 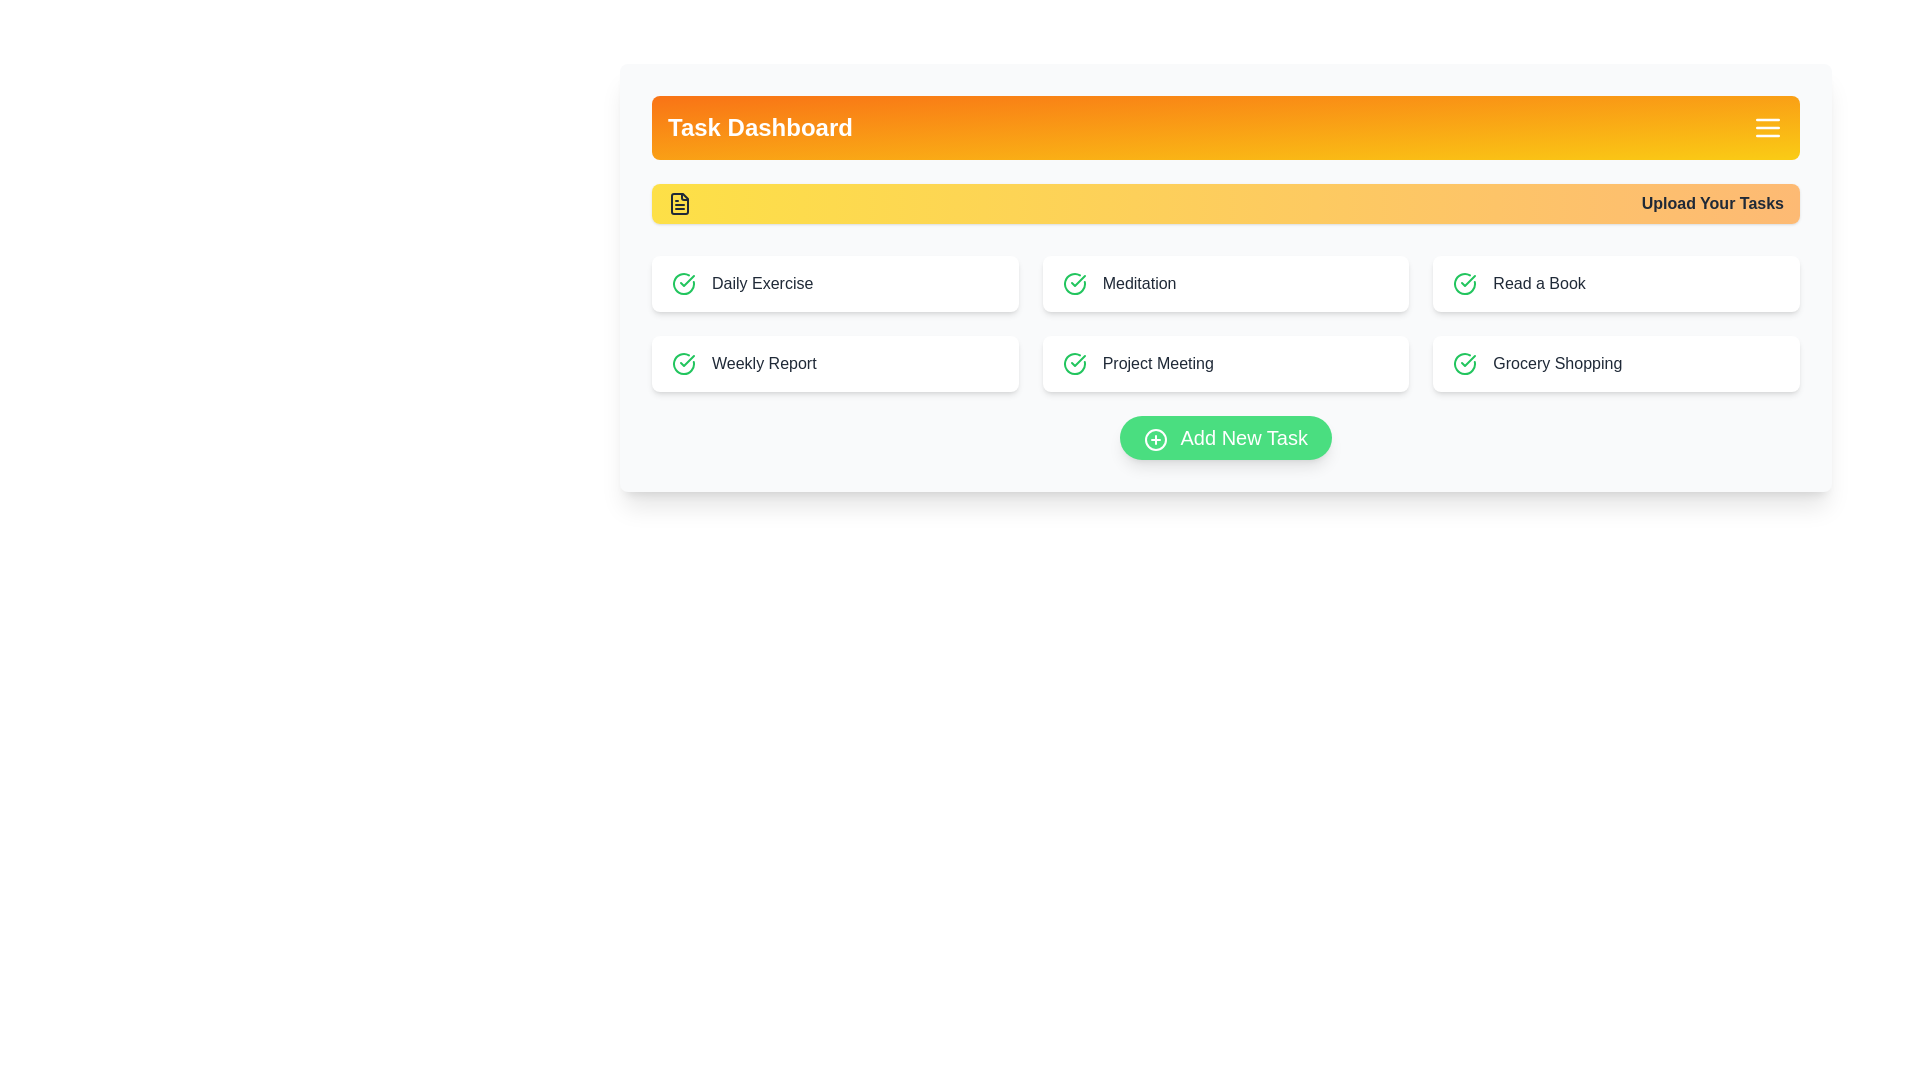 What do you see at coordinates (1224, 284) in the screenshot?
I see `the task 'Meditation' from the task list` at bounding box center [1224, 284].